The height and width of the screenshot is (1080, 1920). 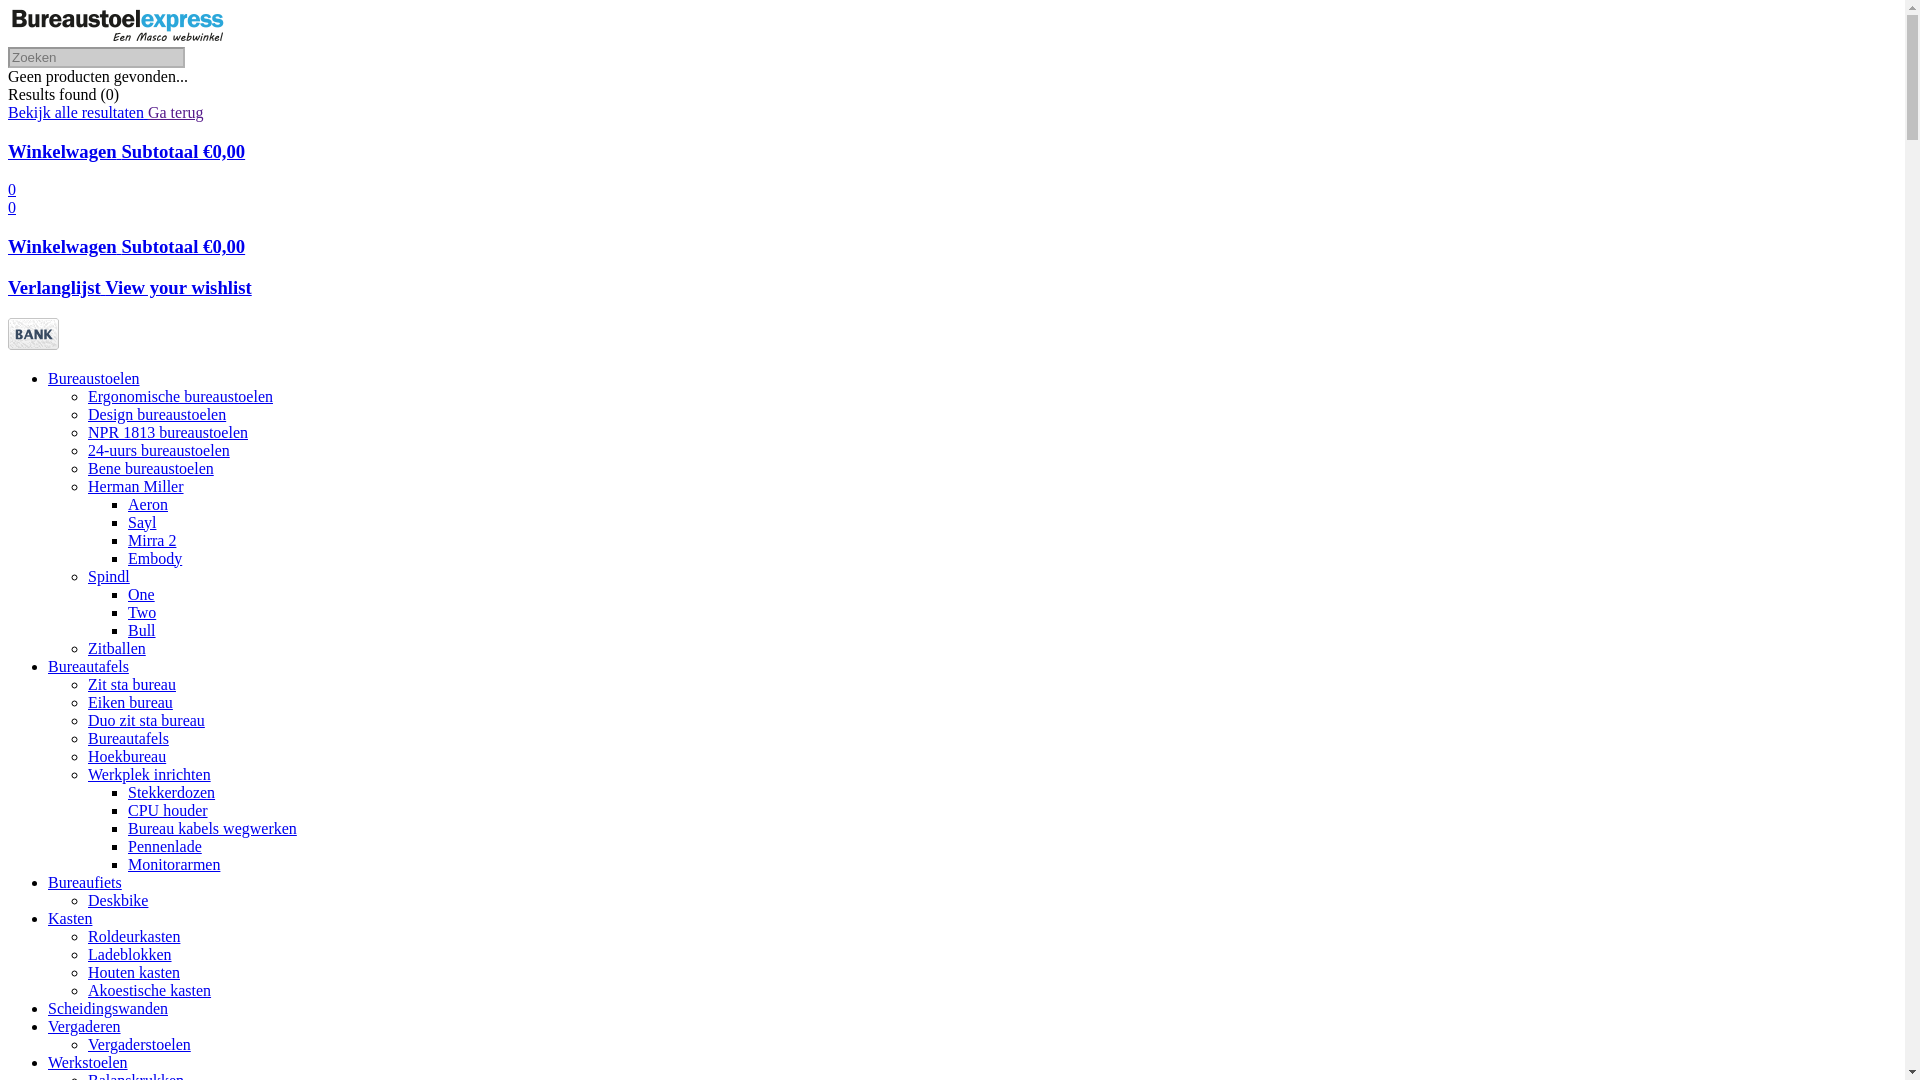 What do you see at coordinates (86, 576) in the screenshot?
I see `'Spindl'` at bounding box center [86, 576].